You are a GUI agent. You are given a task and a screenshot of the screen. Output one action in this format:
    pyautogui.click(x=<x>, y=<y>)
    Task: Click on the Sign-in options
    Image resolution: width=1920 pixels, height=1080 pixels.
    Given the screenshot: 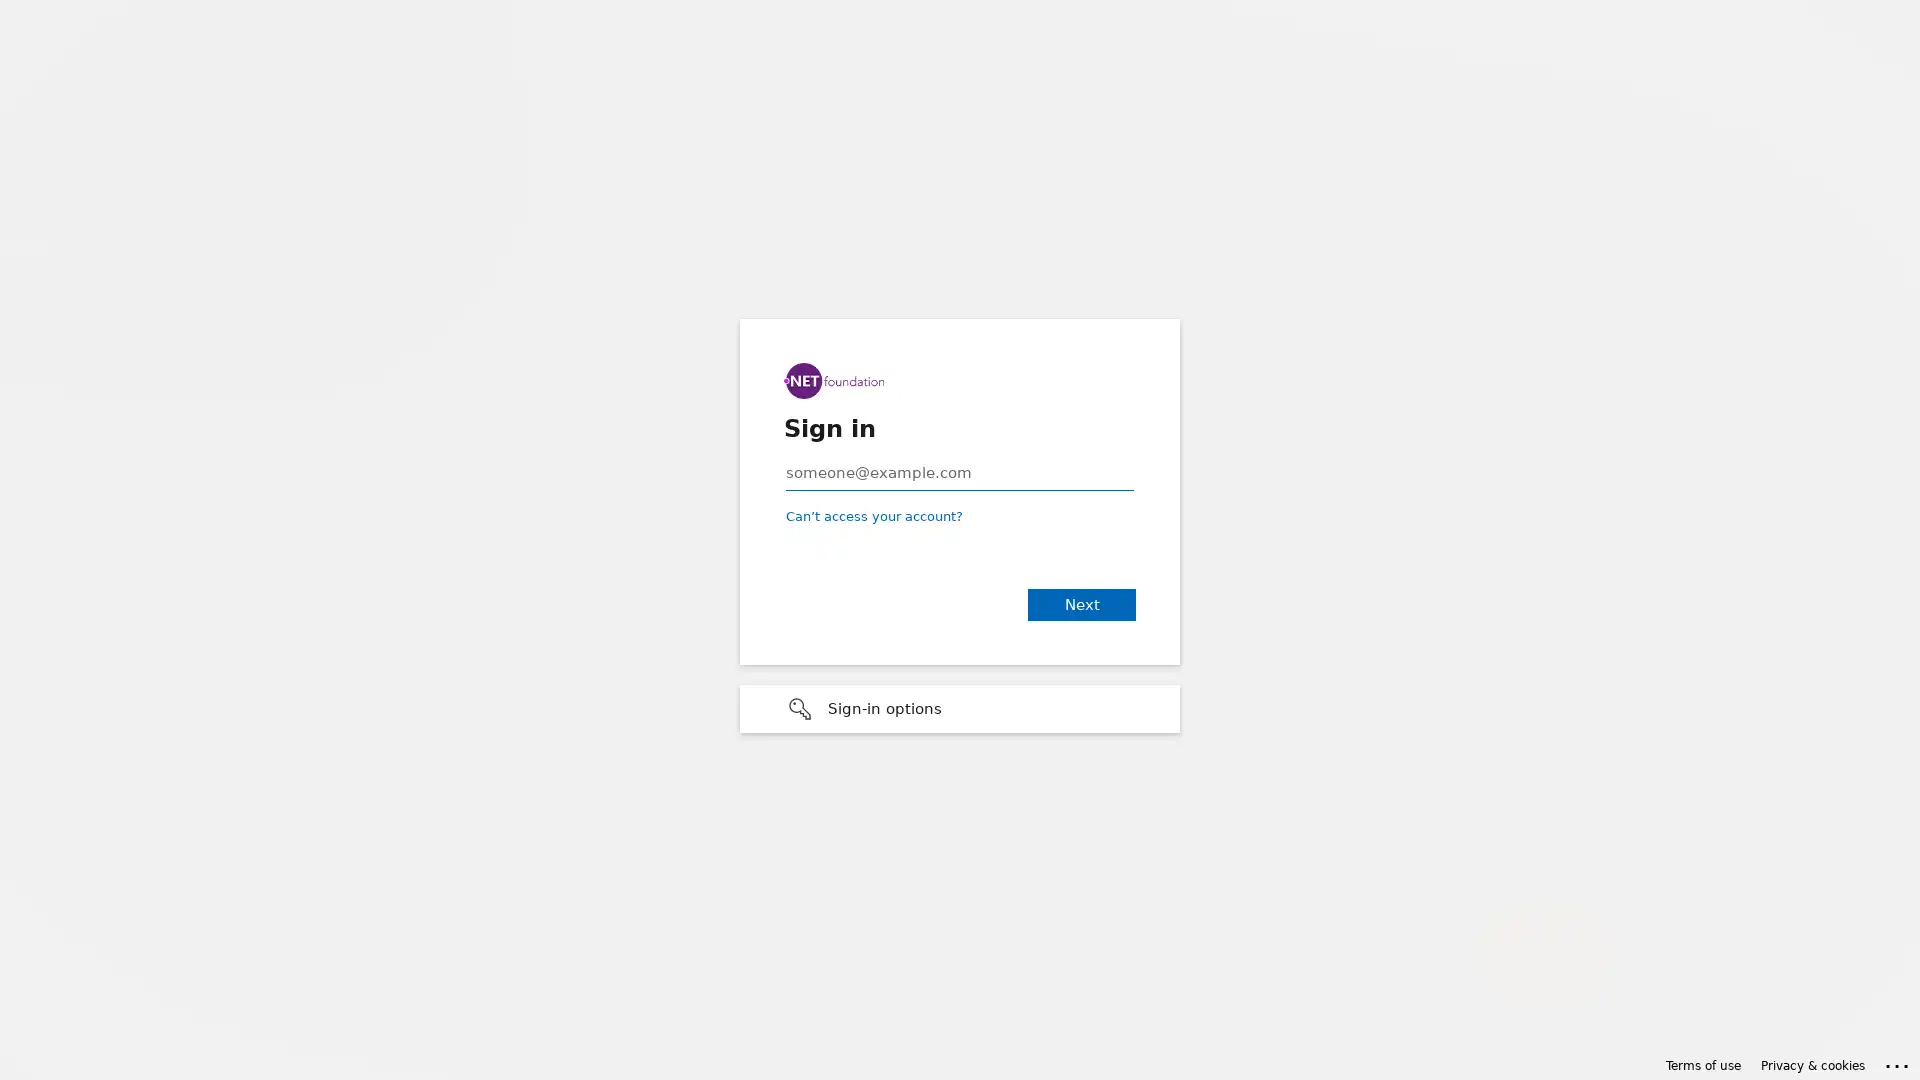 What is the action you would take?
    pyautogui.click(x=960, y=708)
    